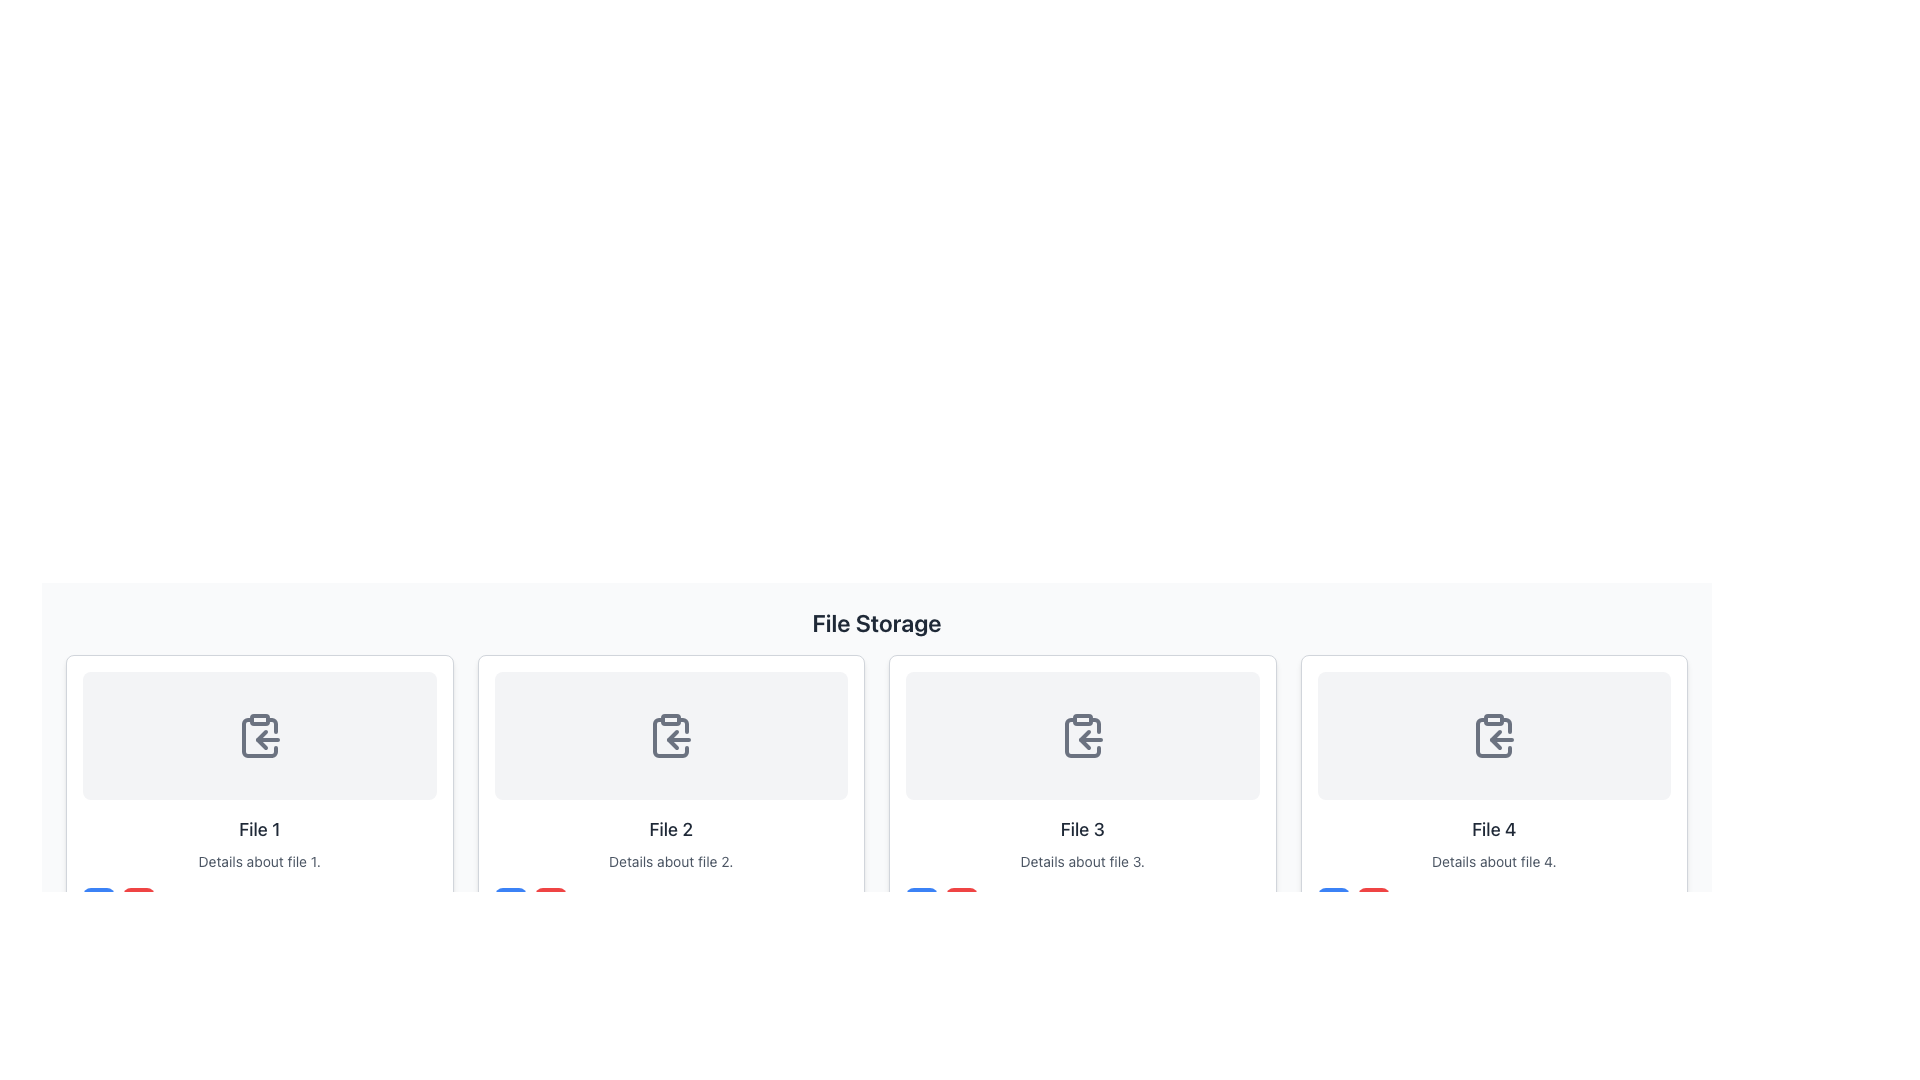 The width and height of the screenshot is (1920, 1080). What do you see at coordinates (1494, 720) in the screenshot?
I see `the small rectangular shape at the top of the clipboard icon in the fourth card of the row` at bounding box center [1494, 720].